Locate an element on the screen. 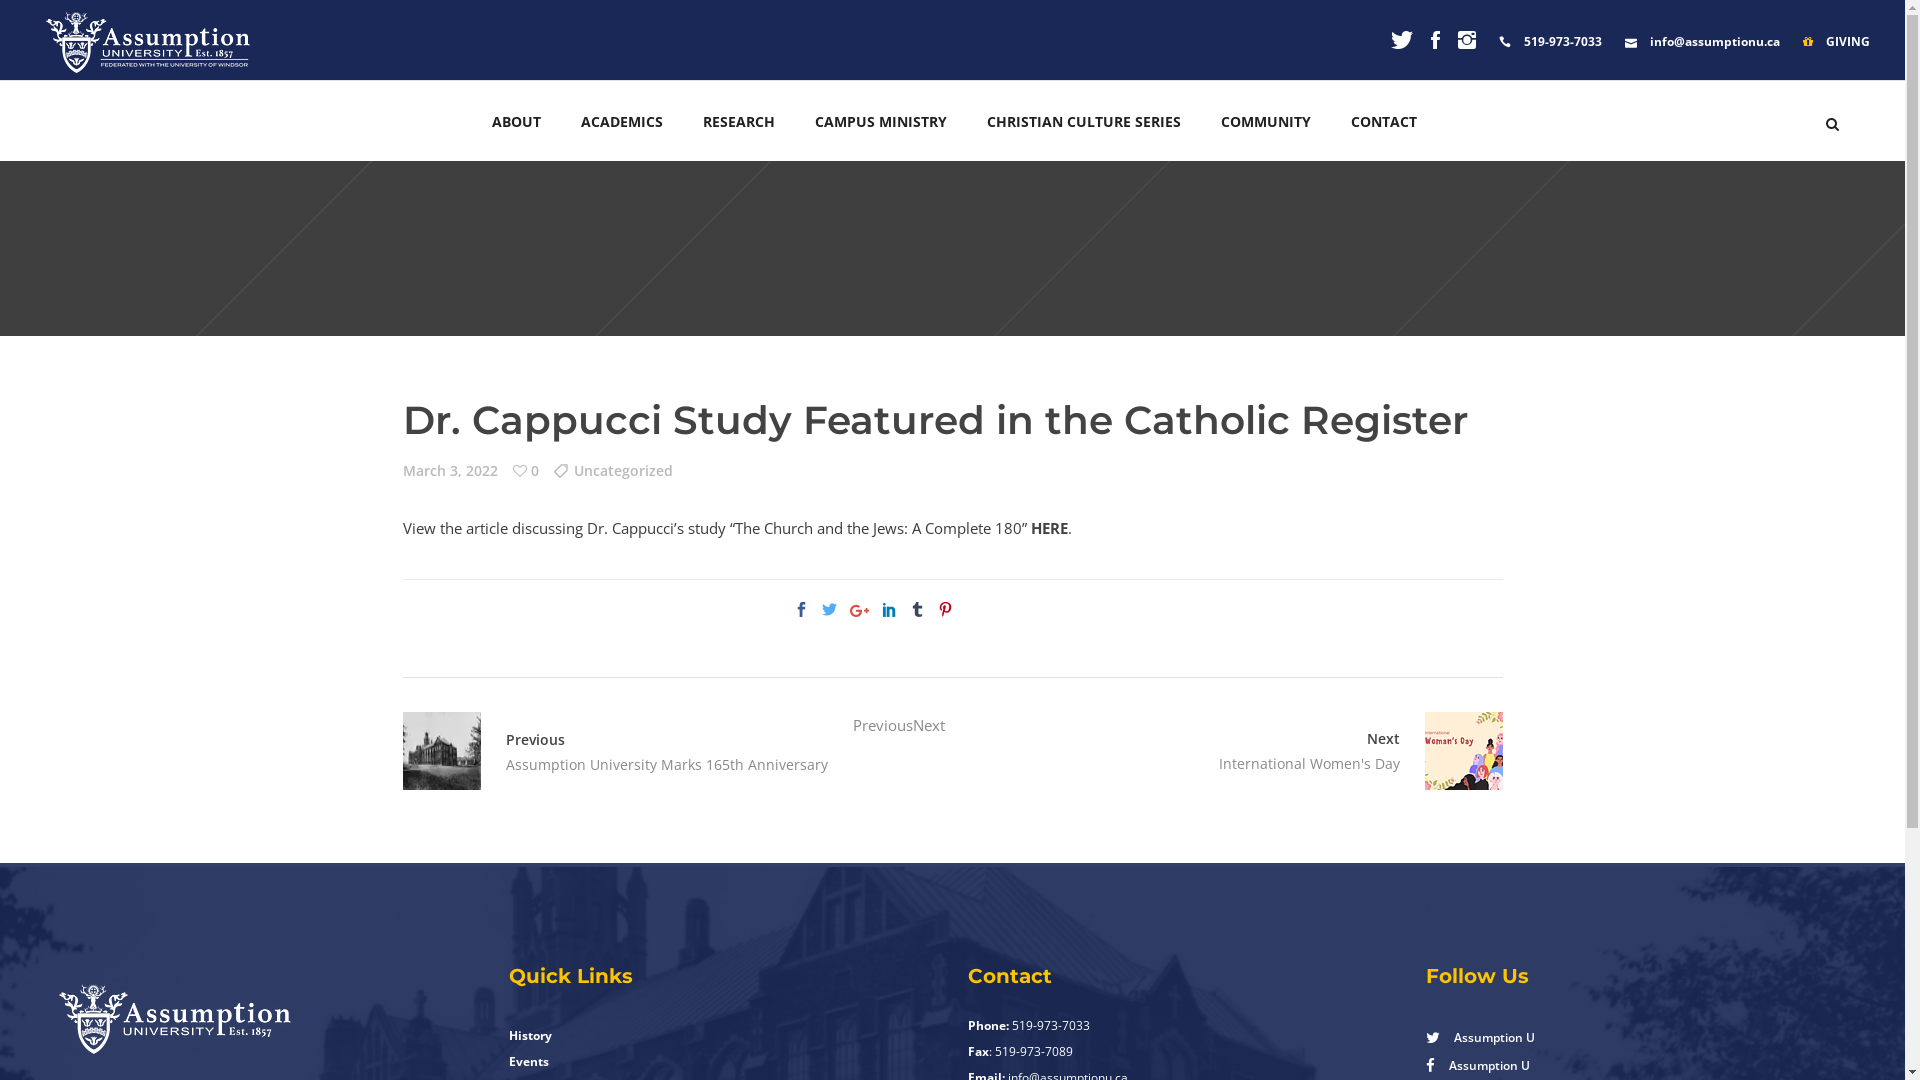 Image resolution: width=1920 pixels, height=1080 pixels. 'CAMPUS MINISTRY' is located at coordinates (794, 120).